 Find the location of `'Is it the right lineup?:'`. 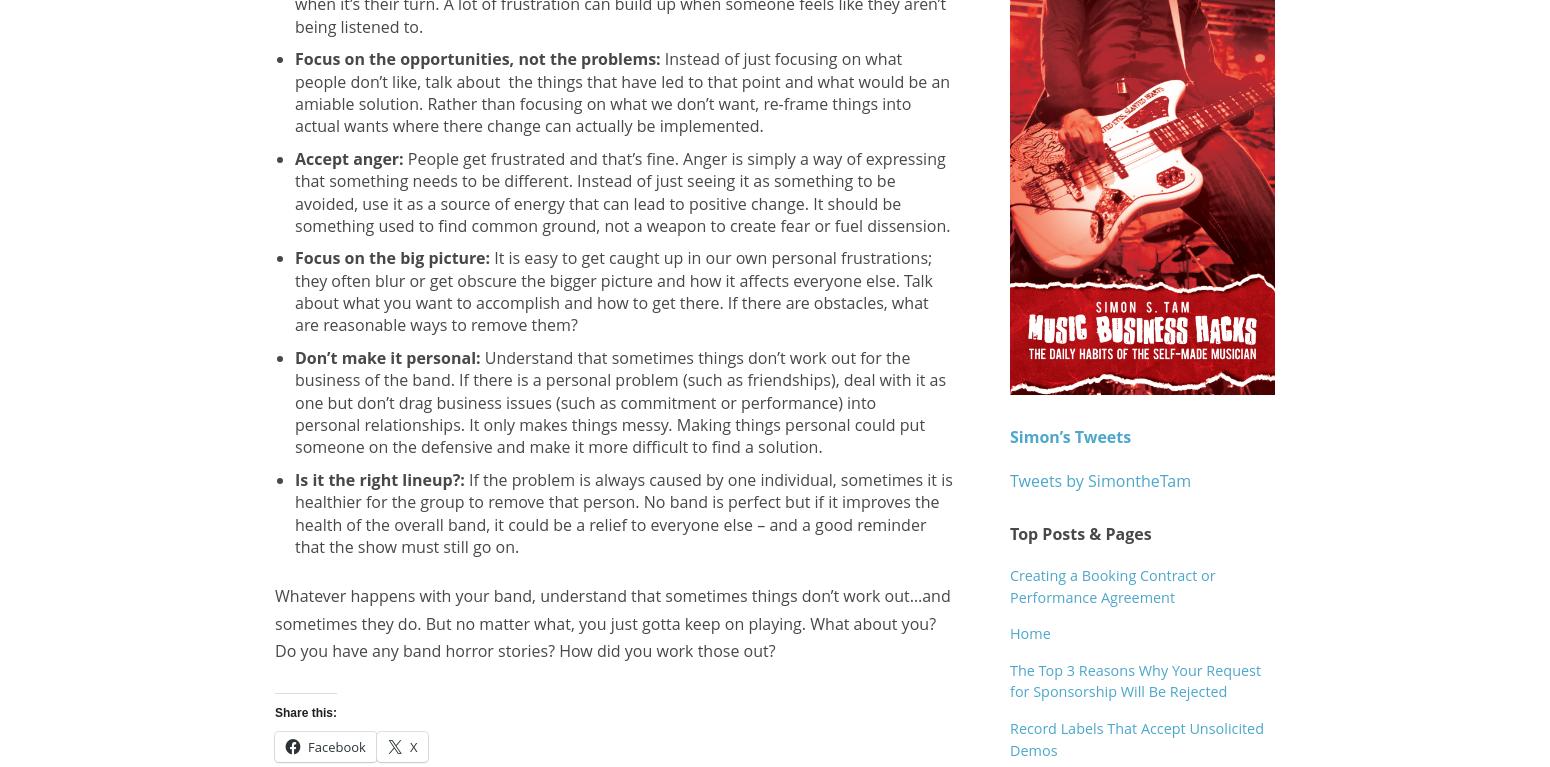

'Is it the right lineup?:' is located at coordinates (381, 478).